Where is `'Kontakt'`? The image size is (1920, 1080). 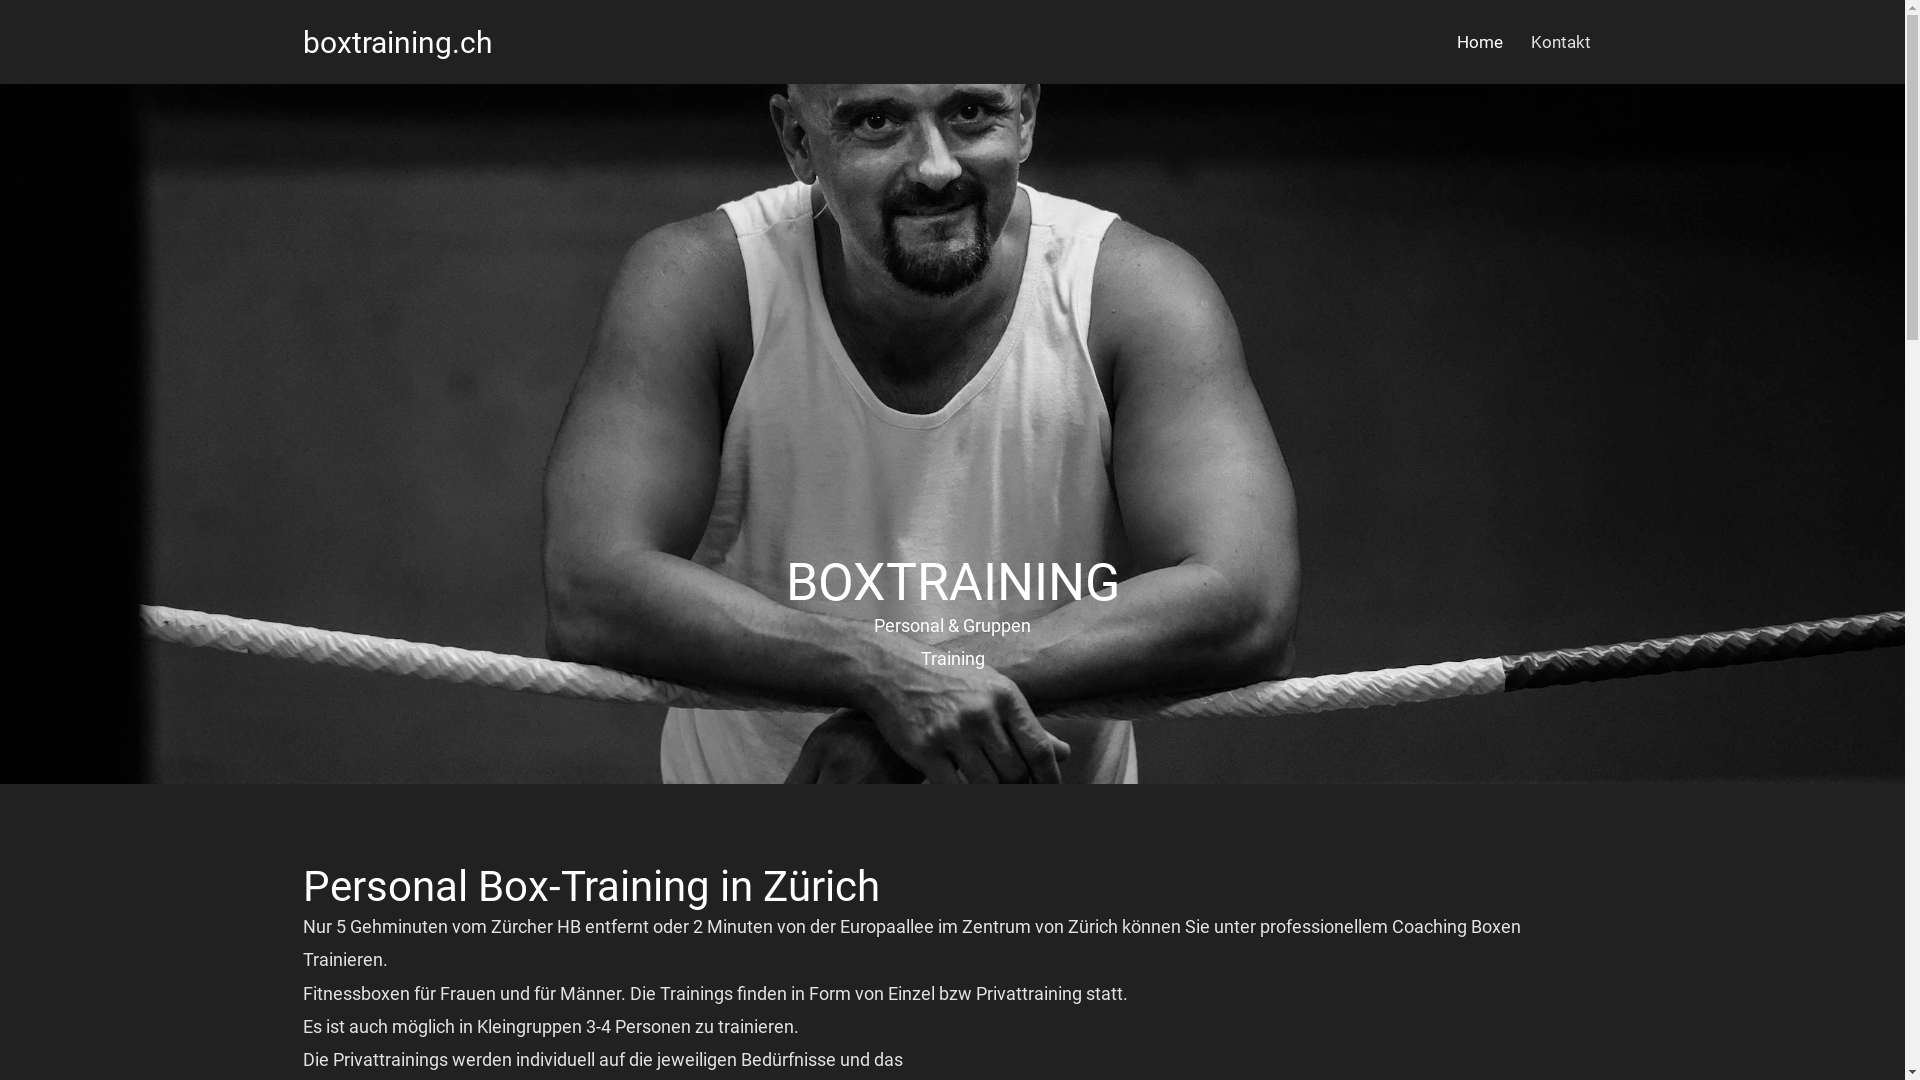 'Kontakt' is located at coordinates (1559, 42).